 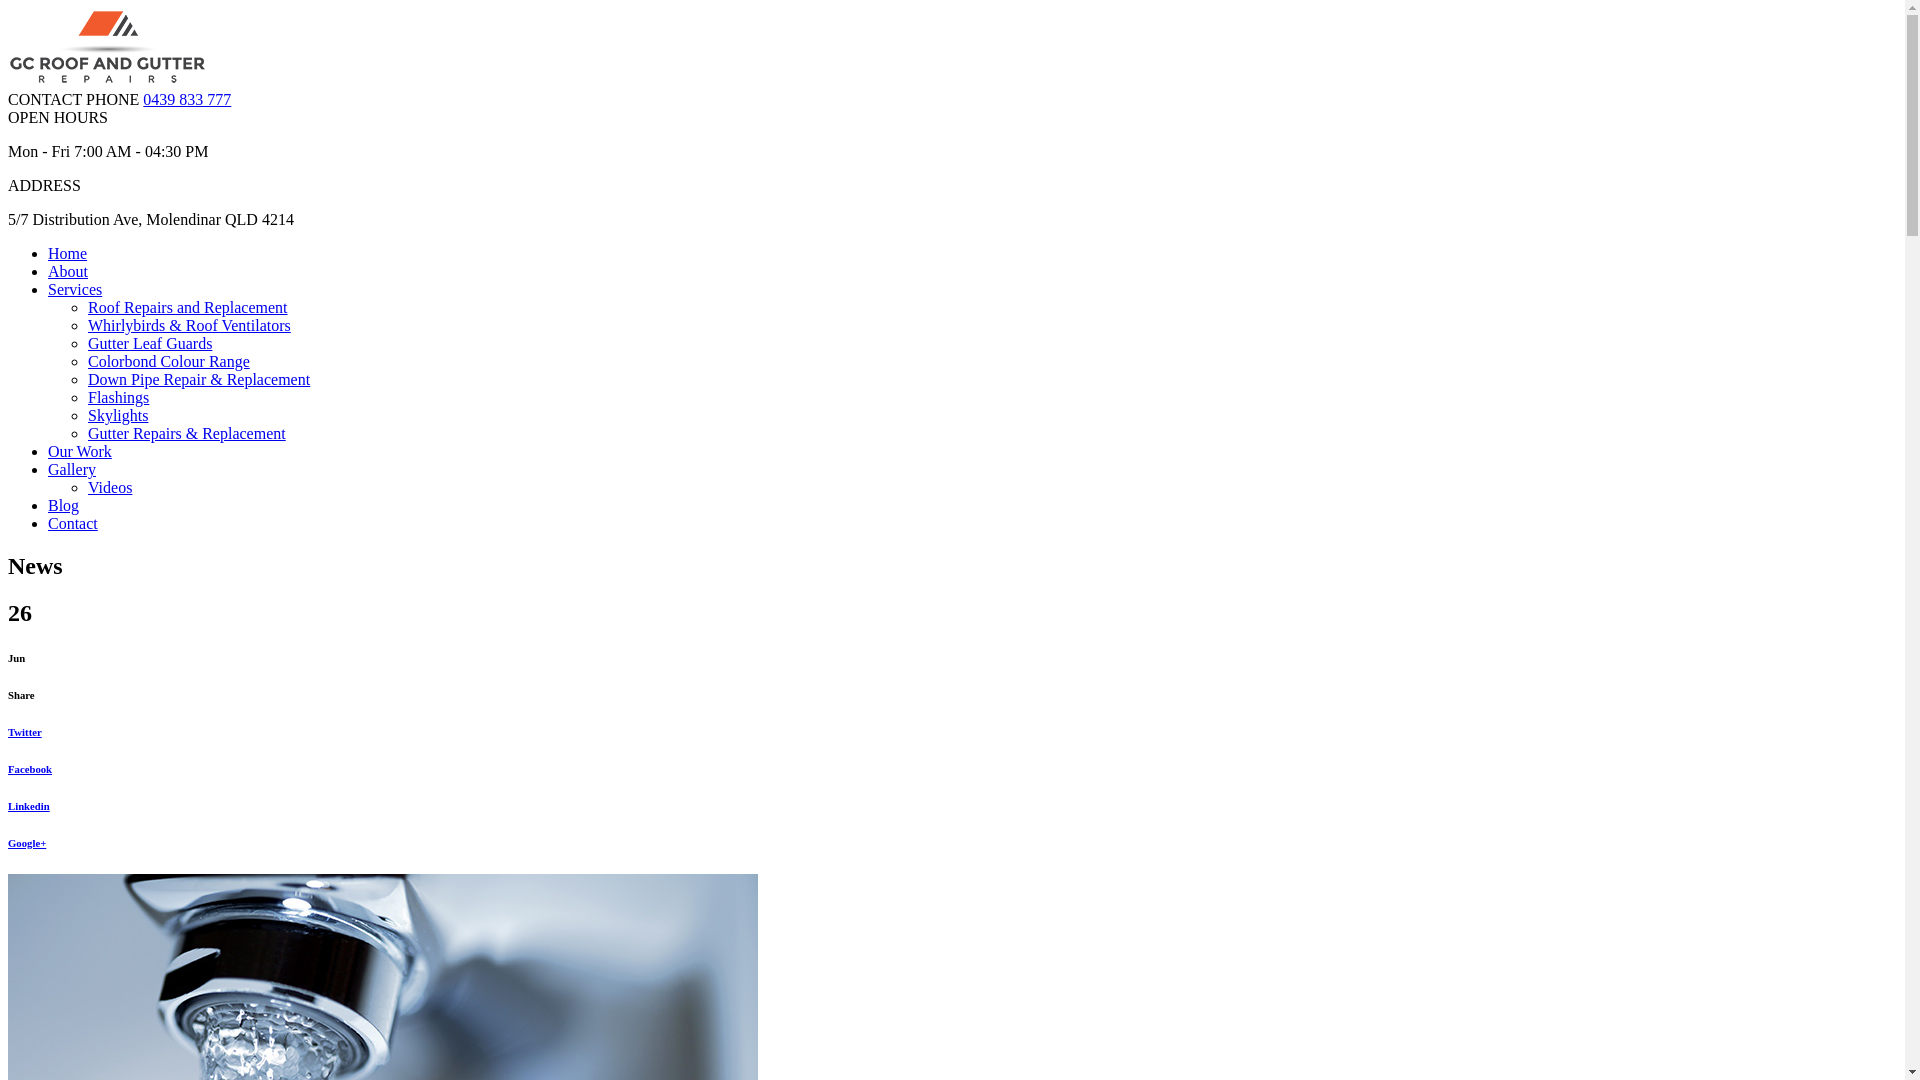 What do you see at coordinates (189, 324) in the screenshot?
I see `'Whirlybirds & Roof Ventilators'` at bounding box center [189, 324].